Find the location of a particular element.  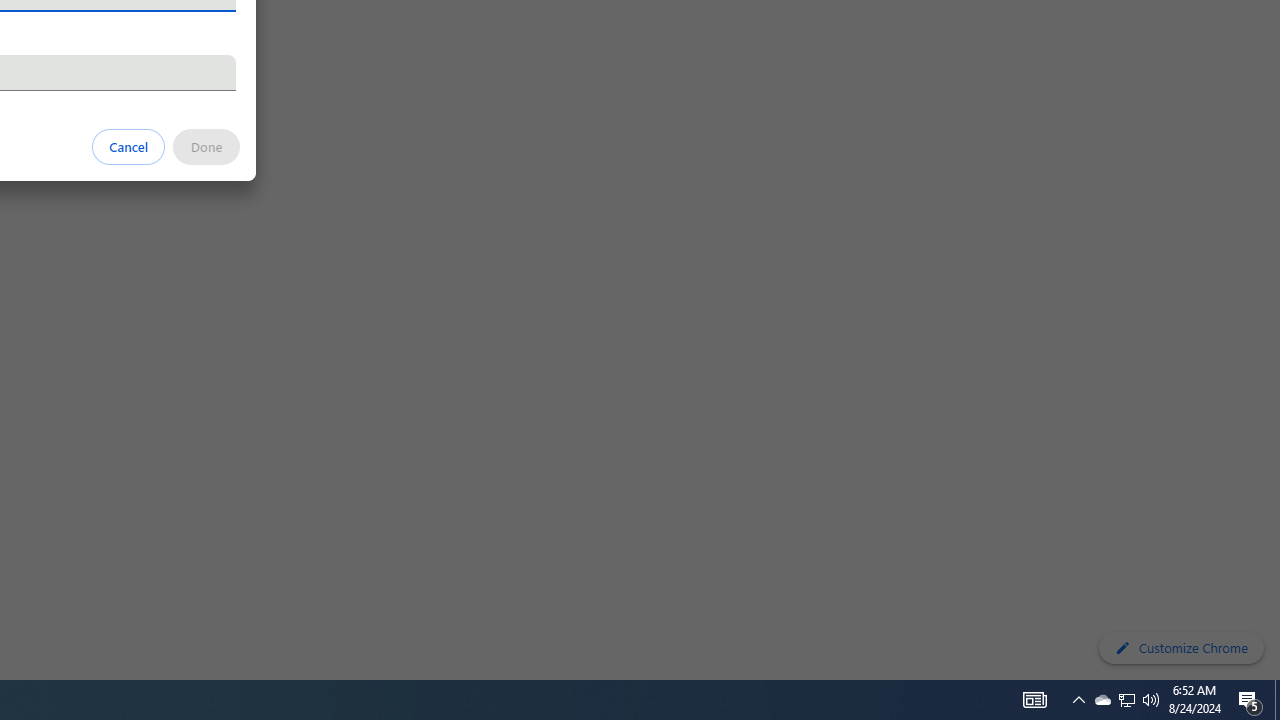

'Cancel' is located at coordinates (128, 145).